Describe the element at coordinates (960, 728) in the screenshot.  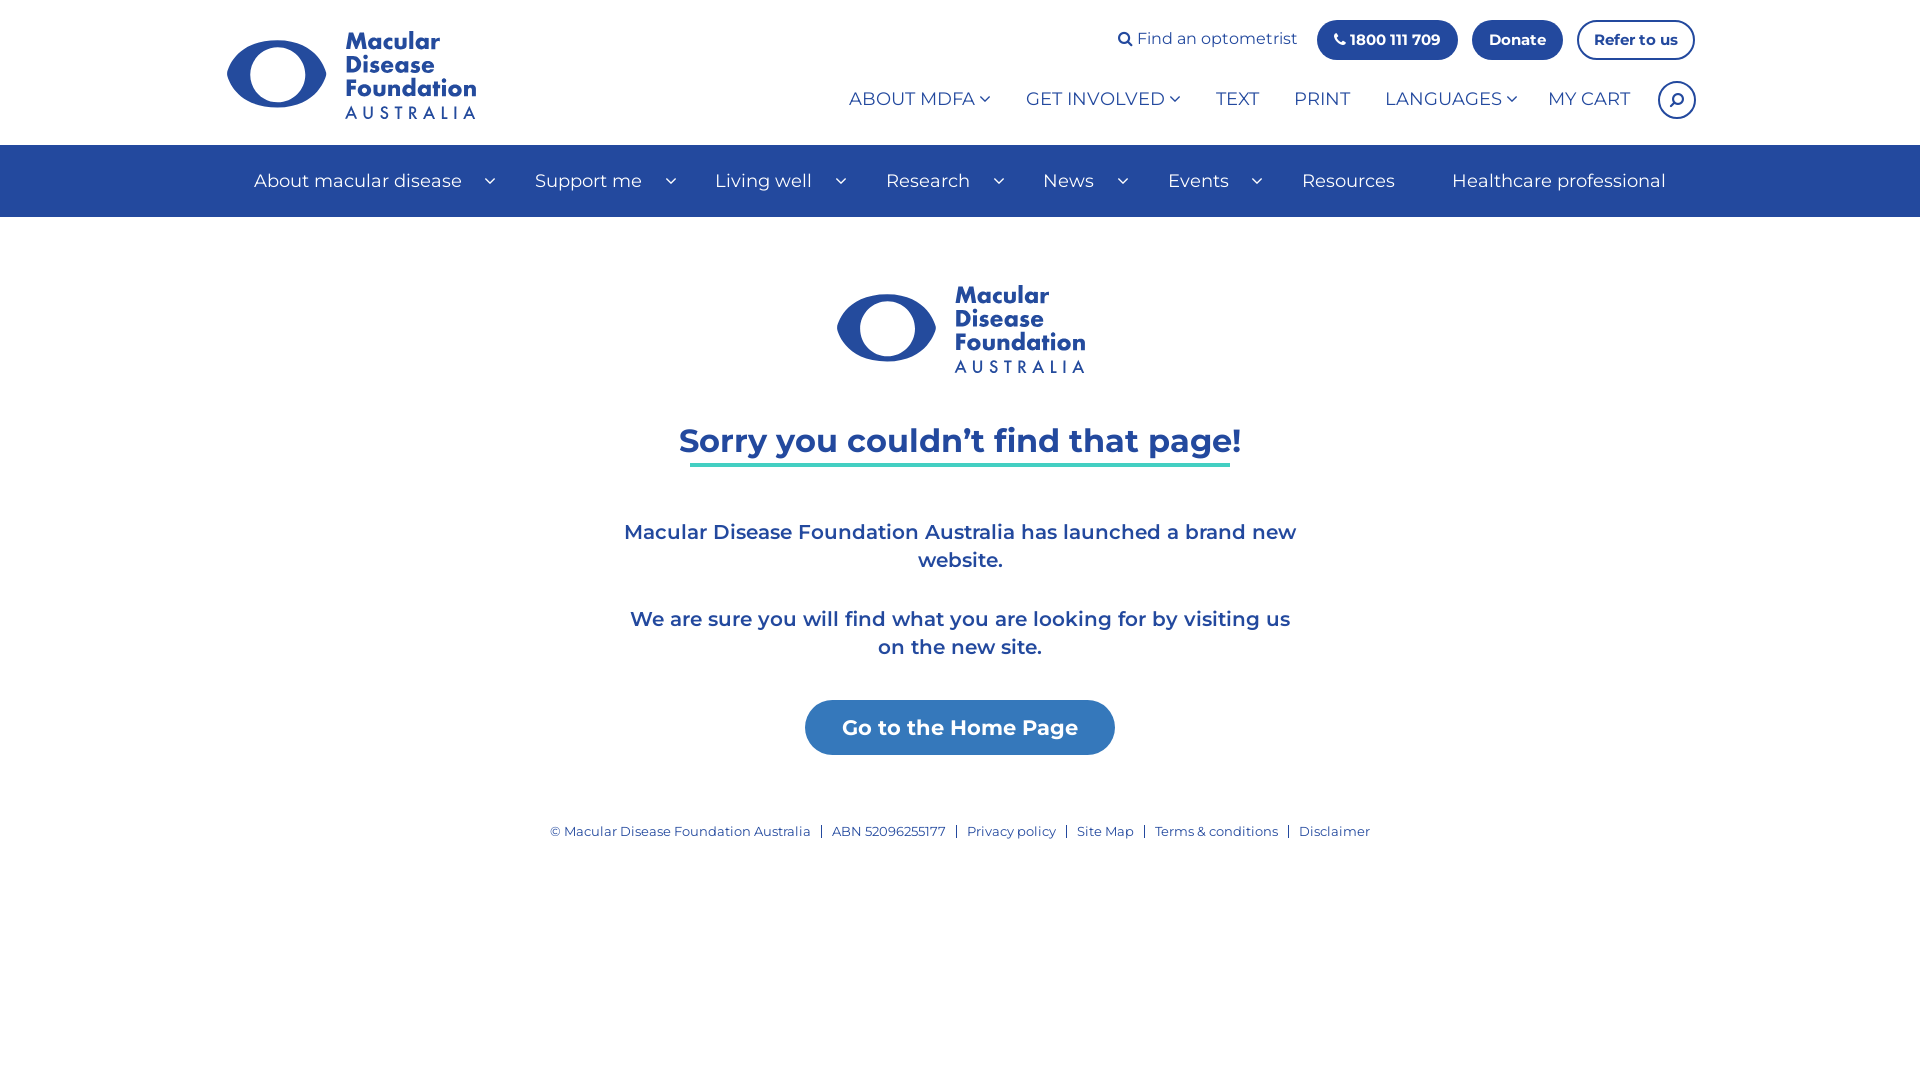
I see `'Go to the Home Page'` at that location.